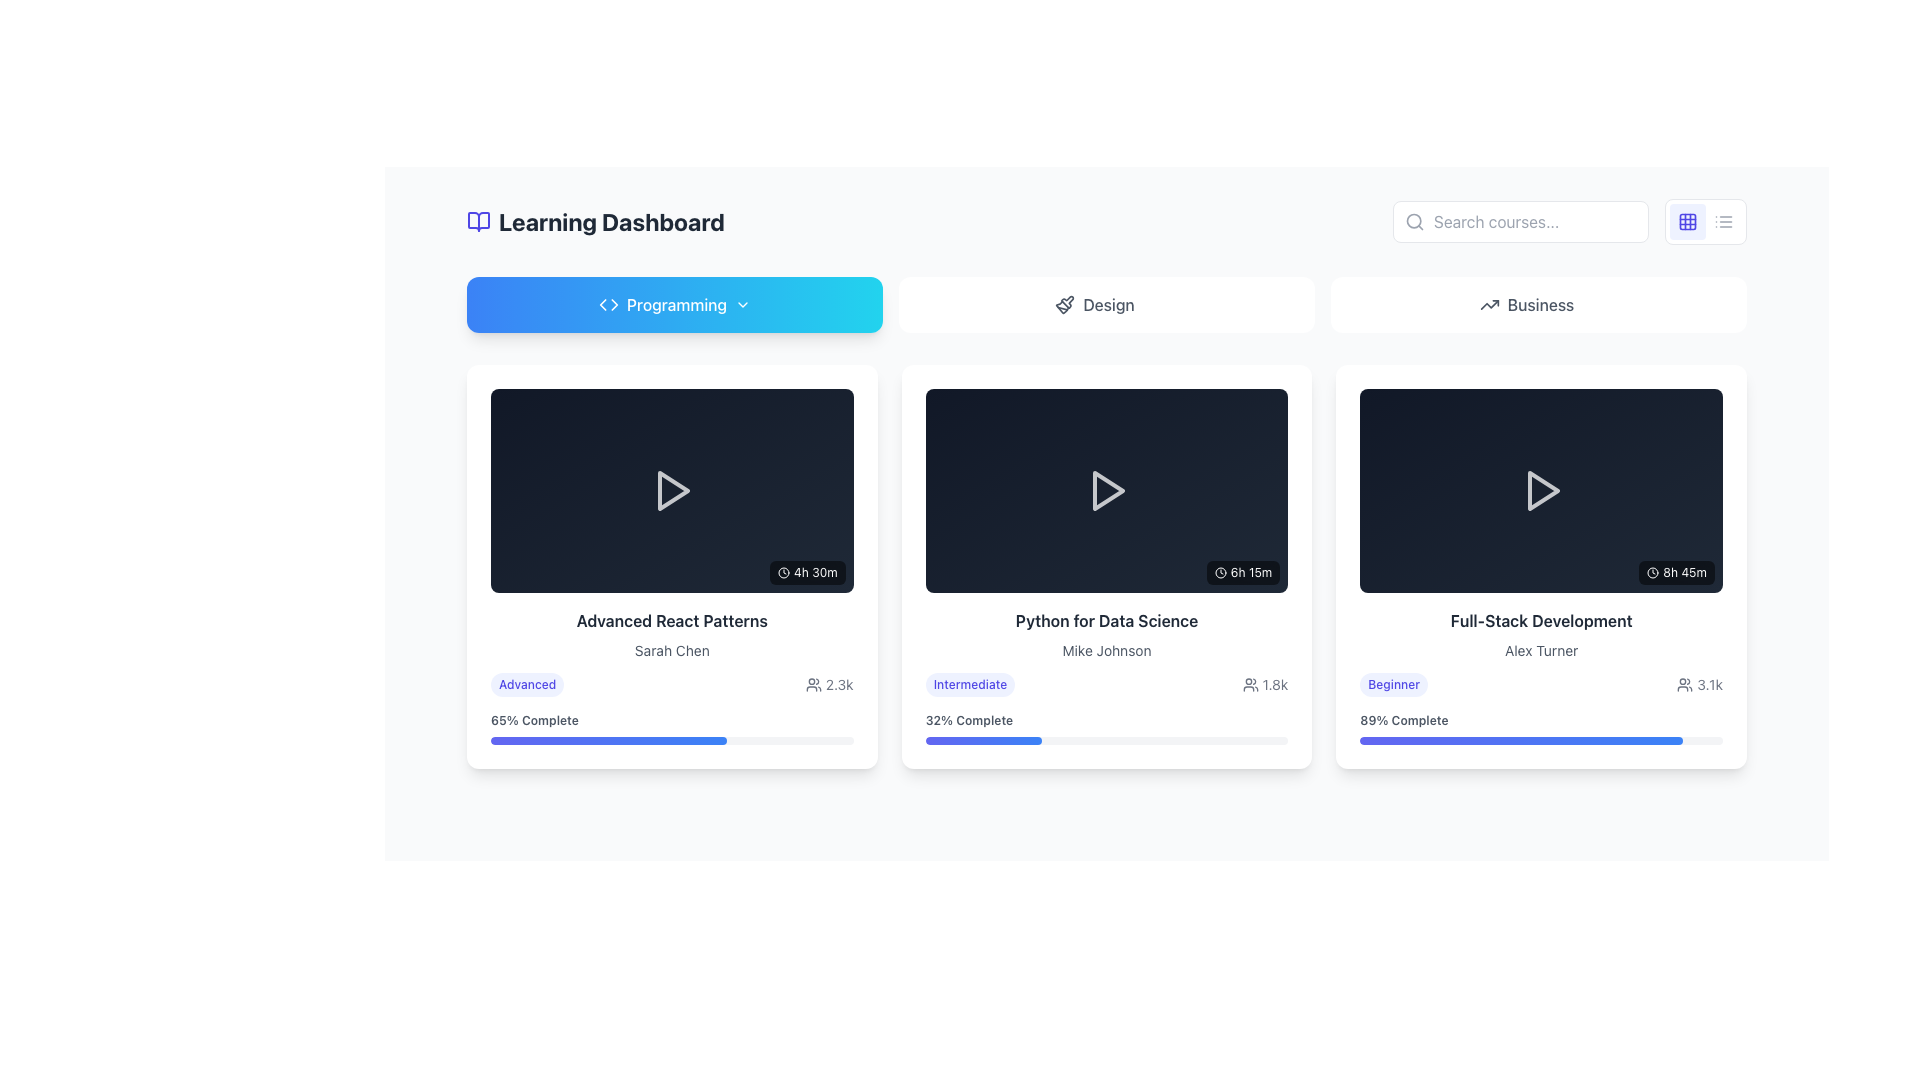  What do you see at coordinates (1064, 304) in the screenshot?
I see `the leftmost 'Design' icon (SVG graphic) that visually indicates the 'Design' section, positioned between the 'Design' text label and white space` at bounding box center [1064, 304].